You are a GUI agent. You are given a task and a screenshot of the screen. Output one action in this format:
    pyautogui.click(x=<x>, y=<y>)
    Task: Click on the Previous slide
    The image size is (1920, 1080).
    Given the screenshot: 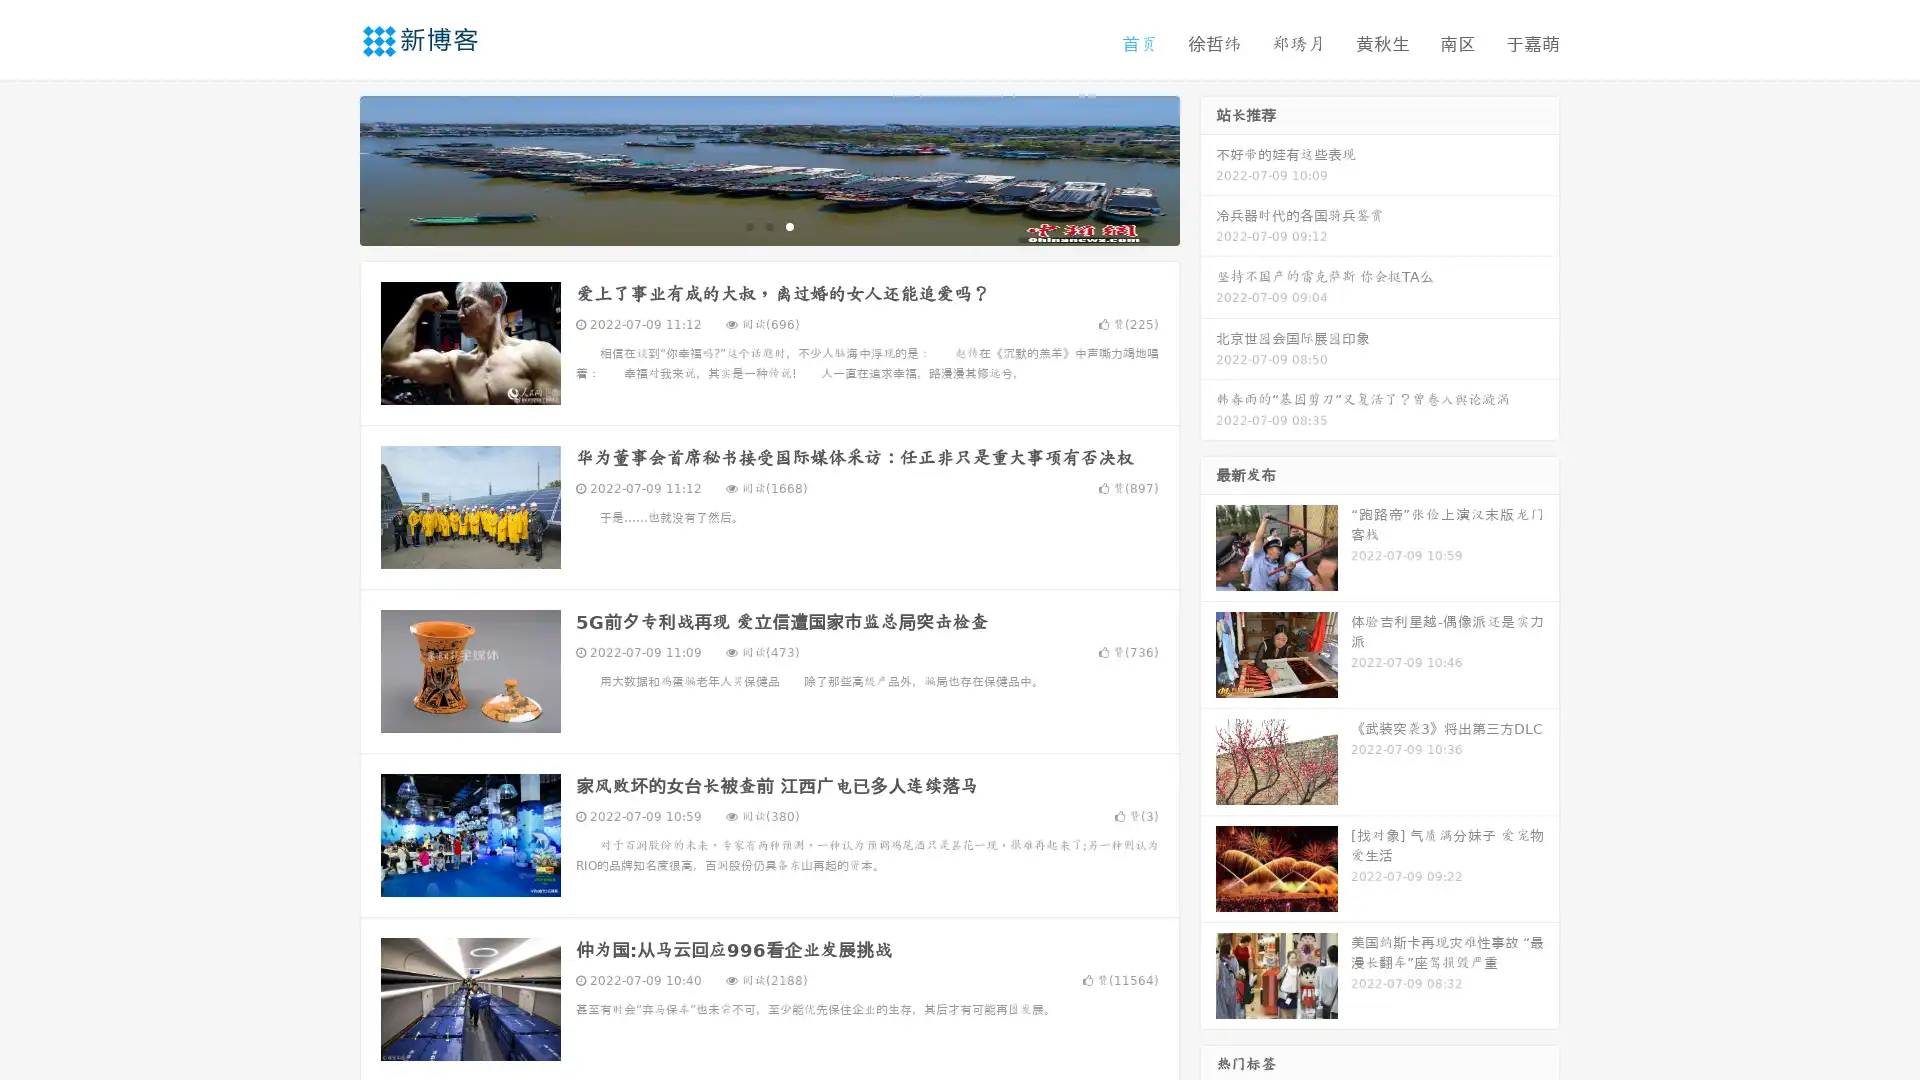 What is the action you would take?
    pyautogui.click(x=330, y=168)
    